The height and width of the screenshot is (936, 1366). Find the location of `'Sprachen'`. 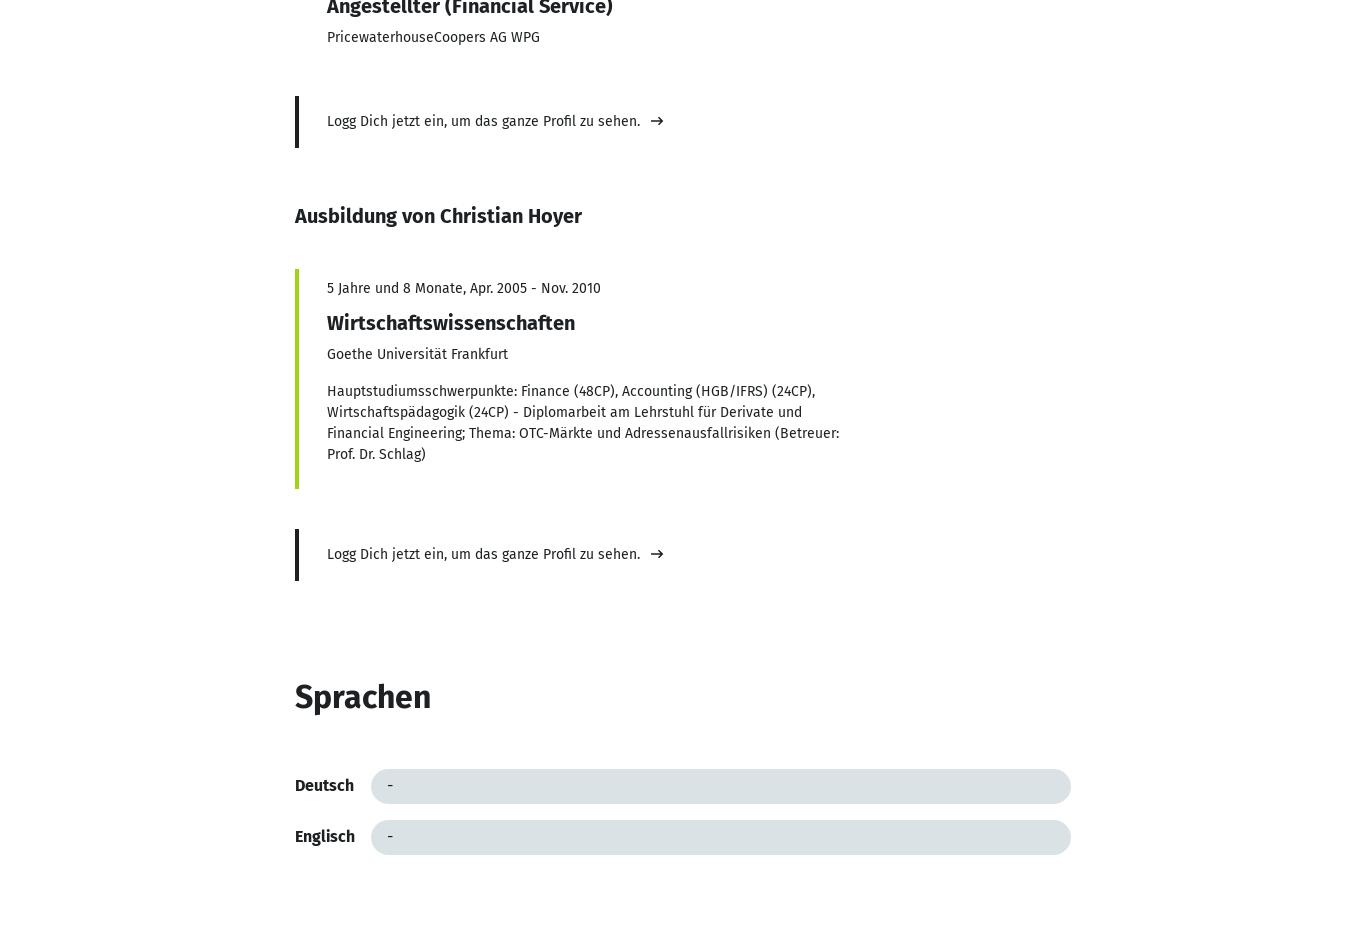

'Sprachen' is located at coordinates (360, 696).